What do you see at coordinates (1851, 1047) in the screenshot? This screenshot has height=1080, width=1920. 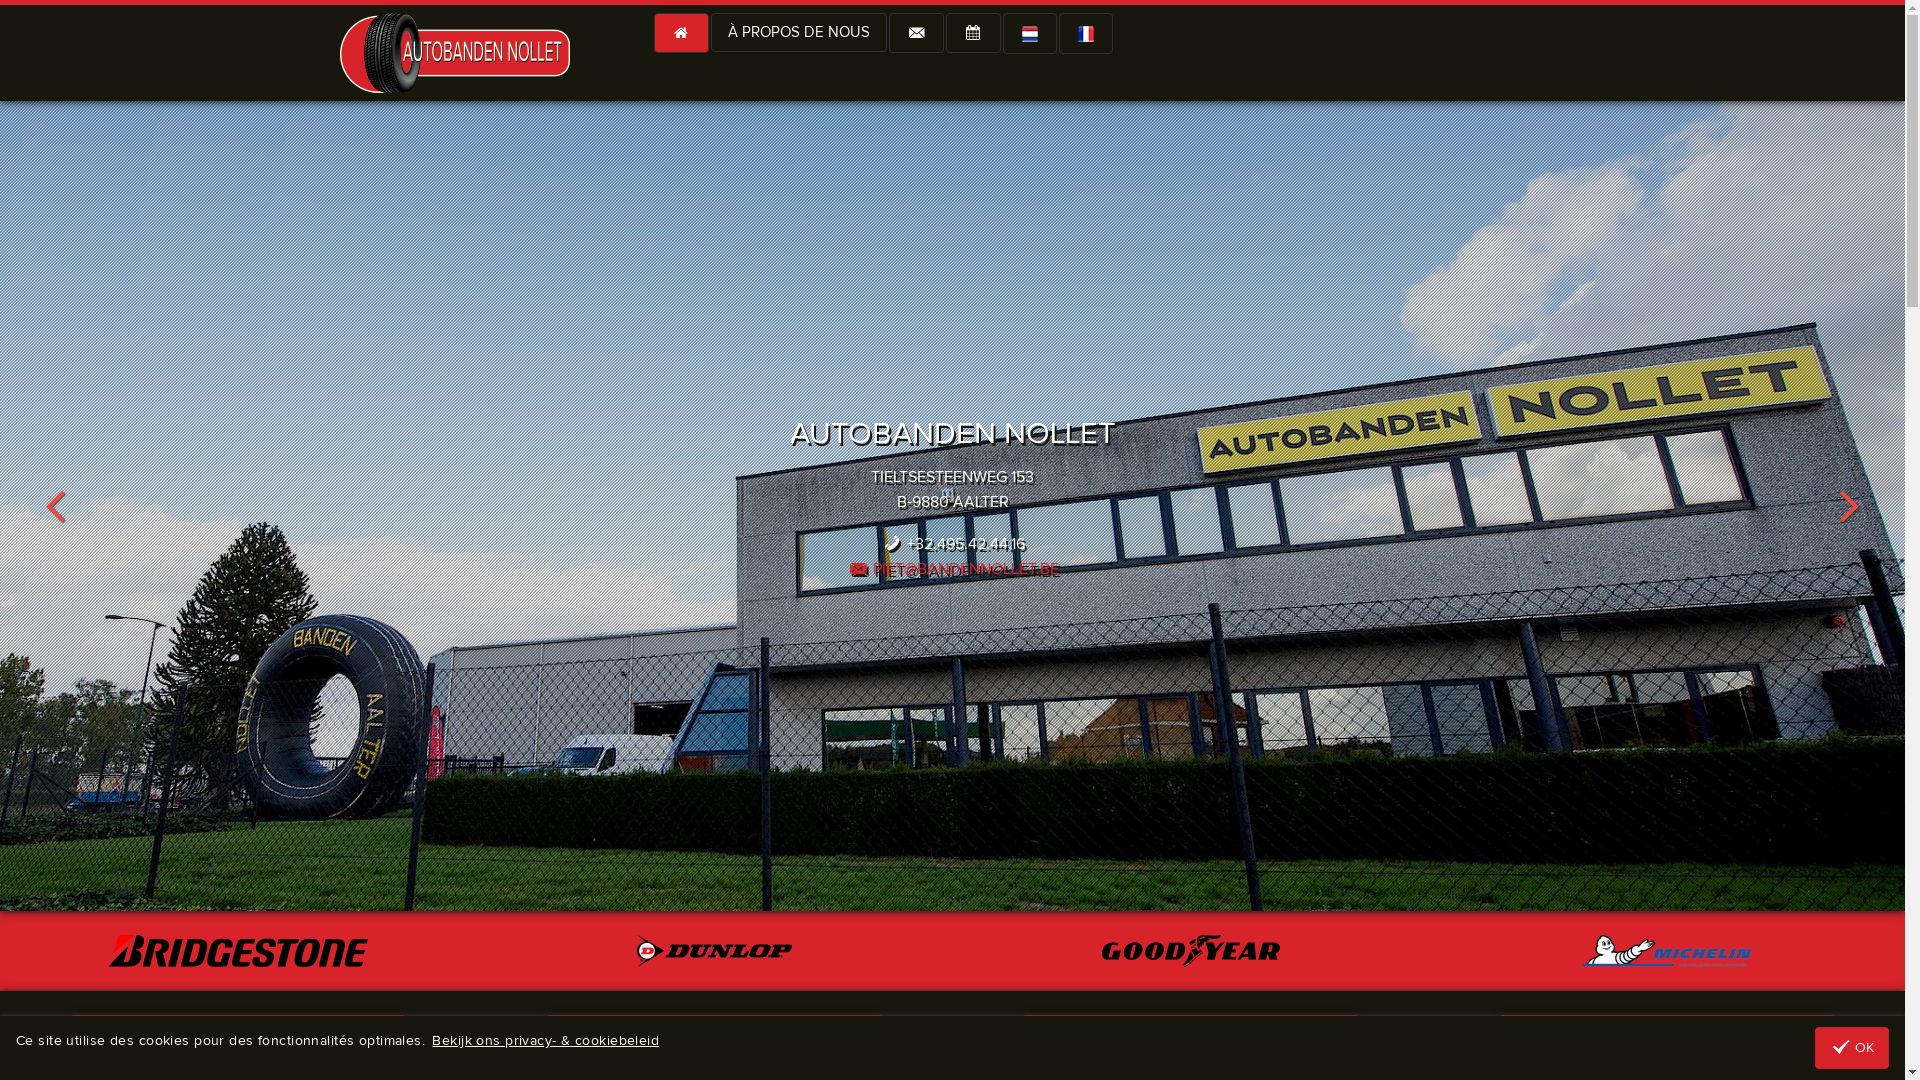 I see `' OK'` at bounding box center [1851, 1047].